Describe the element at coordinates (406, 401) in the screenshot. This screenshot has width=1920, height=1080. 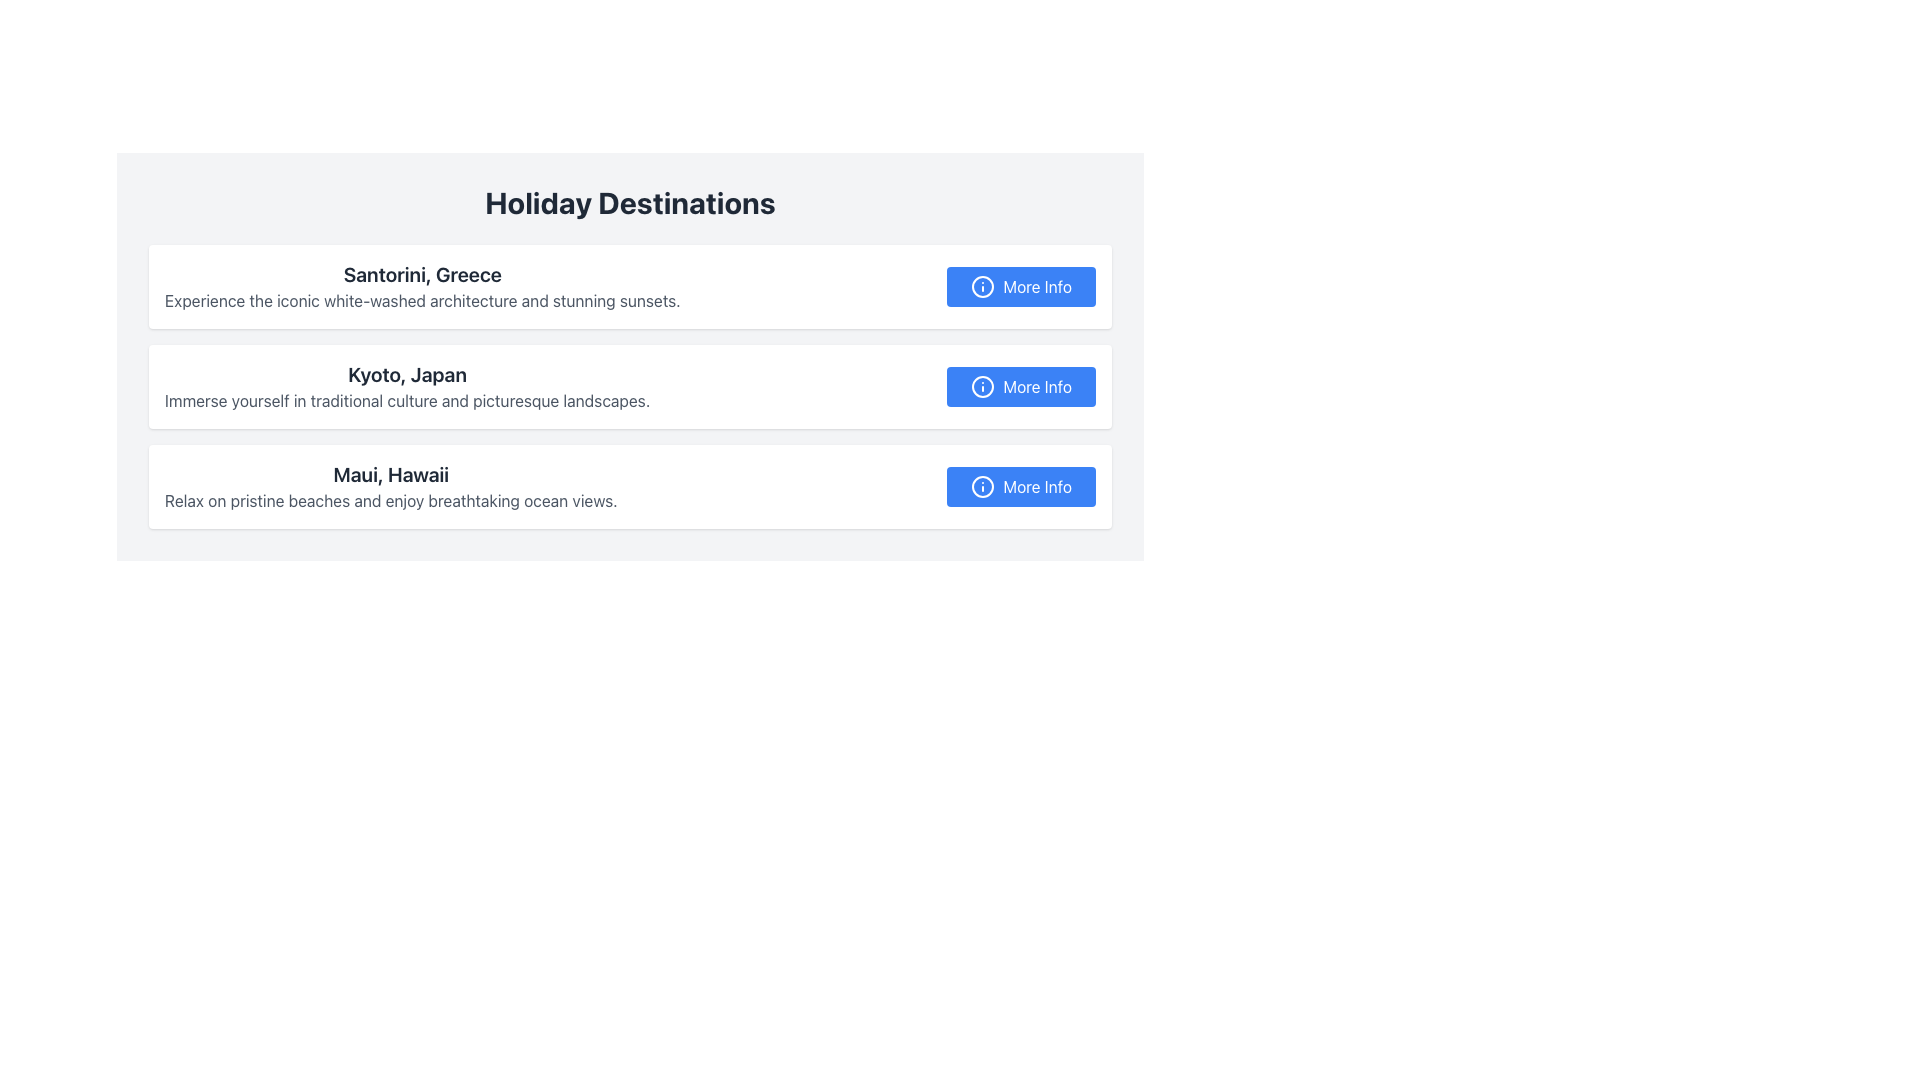
I see `the descriptive text styled in gray font that reads 'Immerse yourself in traditional culture and picturesque landscapes.', located below the header 'Kyoto, Japan' in the second card of the 'Holiday Destinations' section` at that location.